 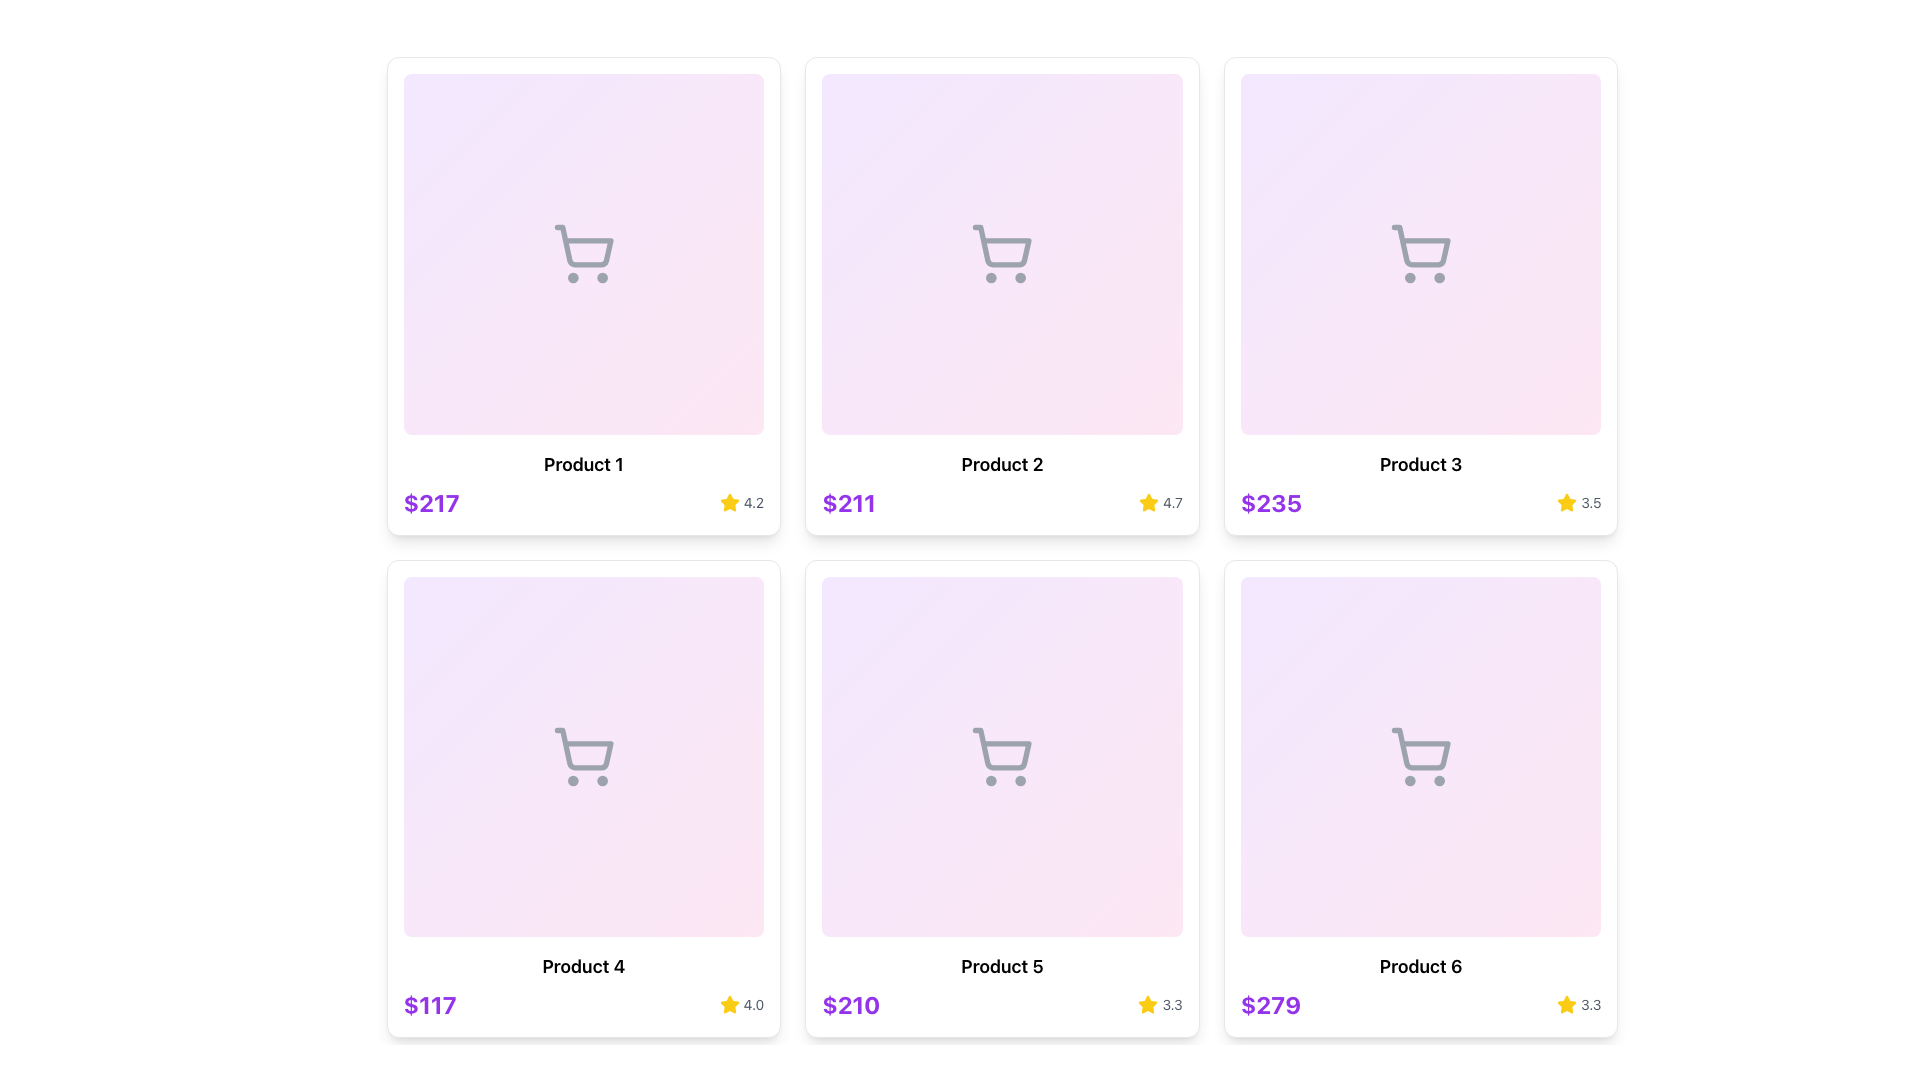 What do you see at coordinates (583, 749) in the screenshot?
I see `the basket part of the shopping cart icon, which is represented by gray vector strokes on a light pastel purple background` at bounding box center [583, 749].